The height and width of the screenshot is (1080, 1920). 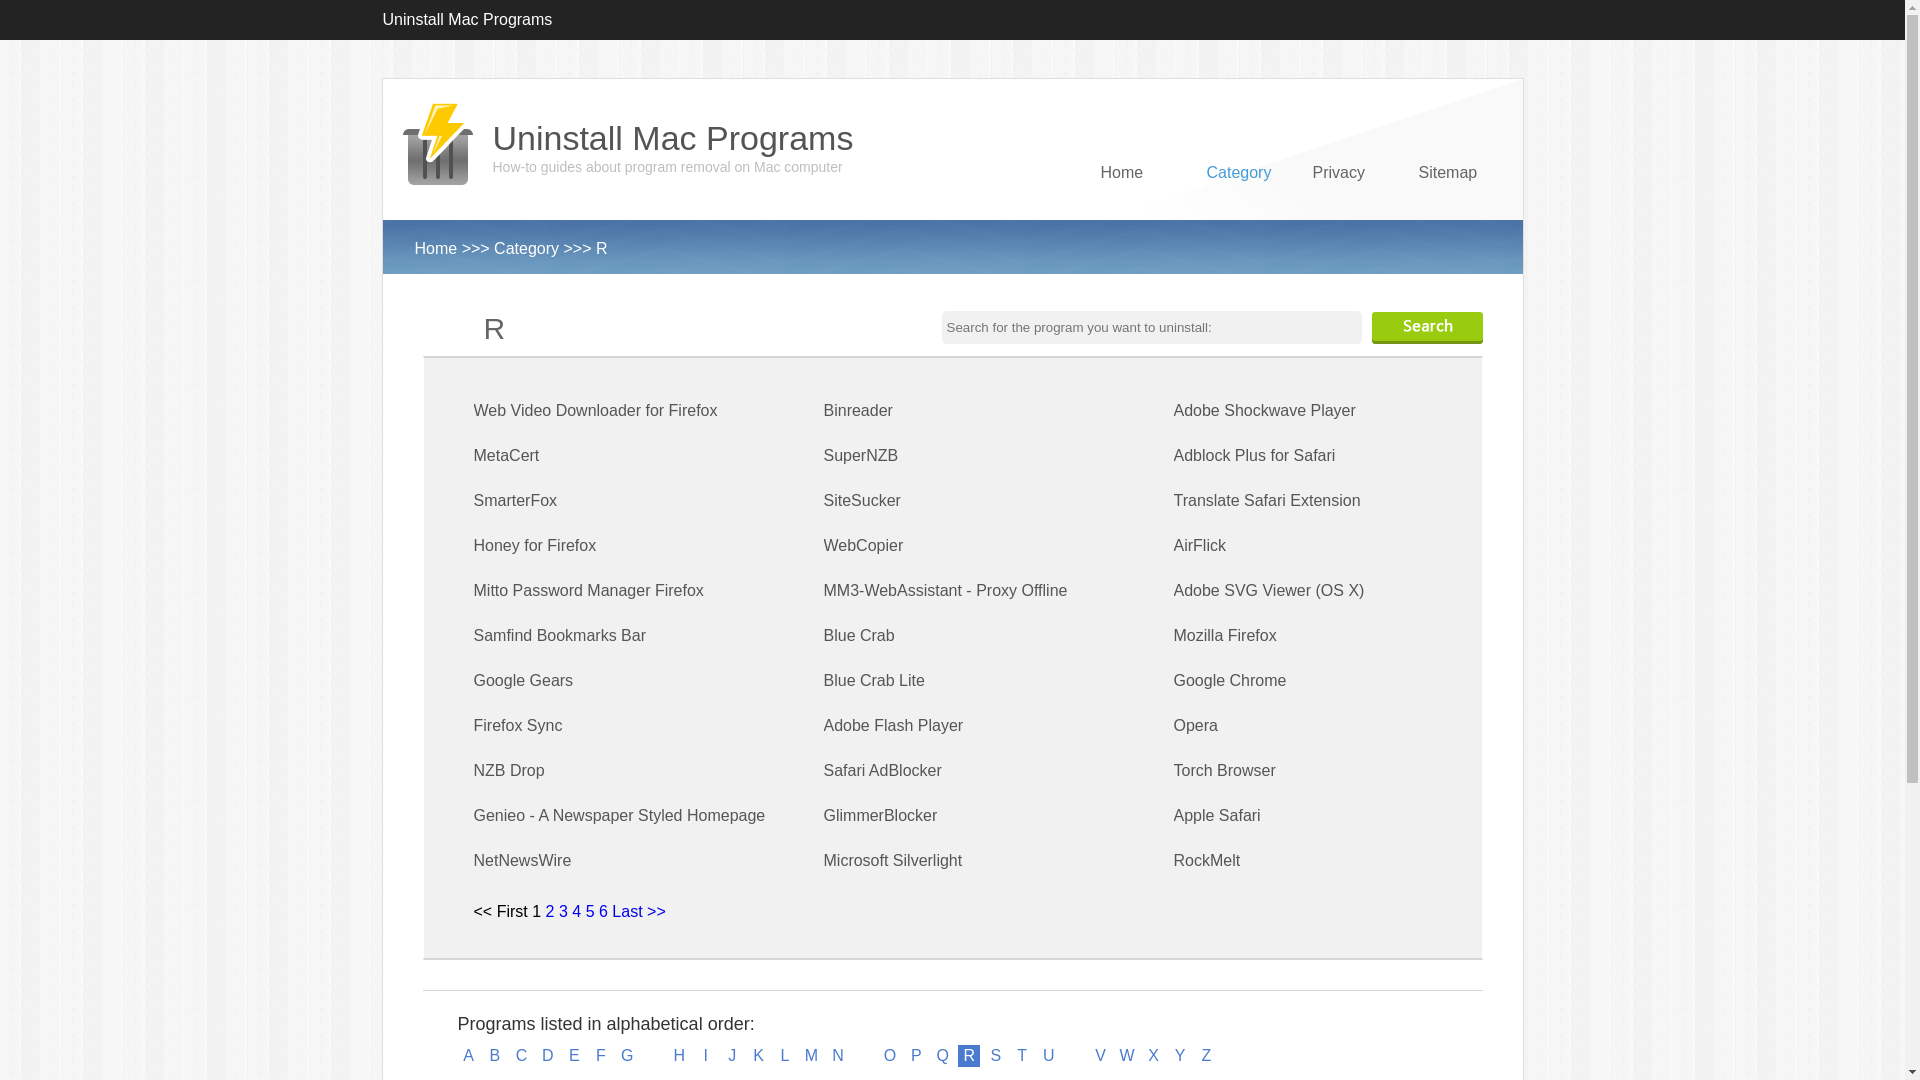 I want to click on 'D', so click(x=537, y=1055).